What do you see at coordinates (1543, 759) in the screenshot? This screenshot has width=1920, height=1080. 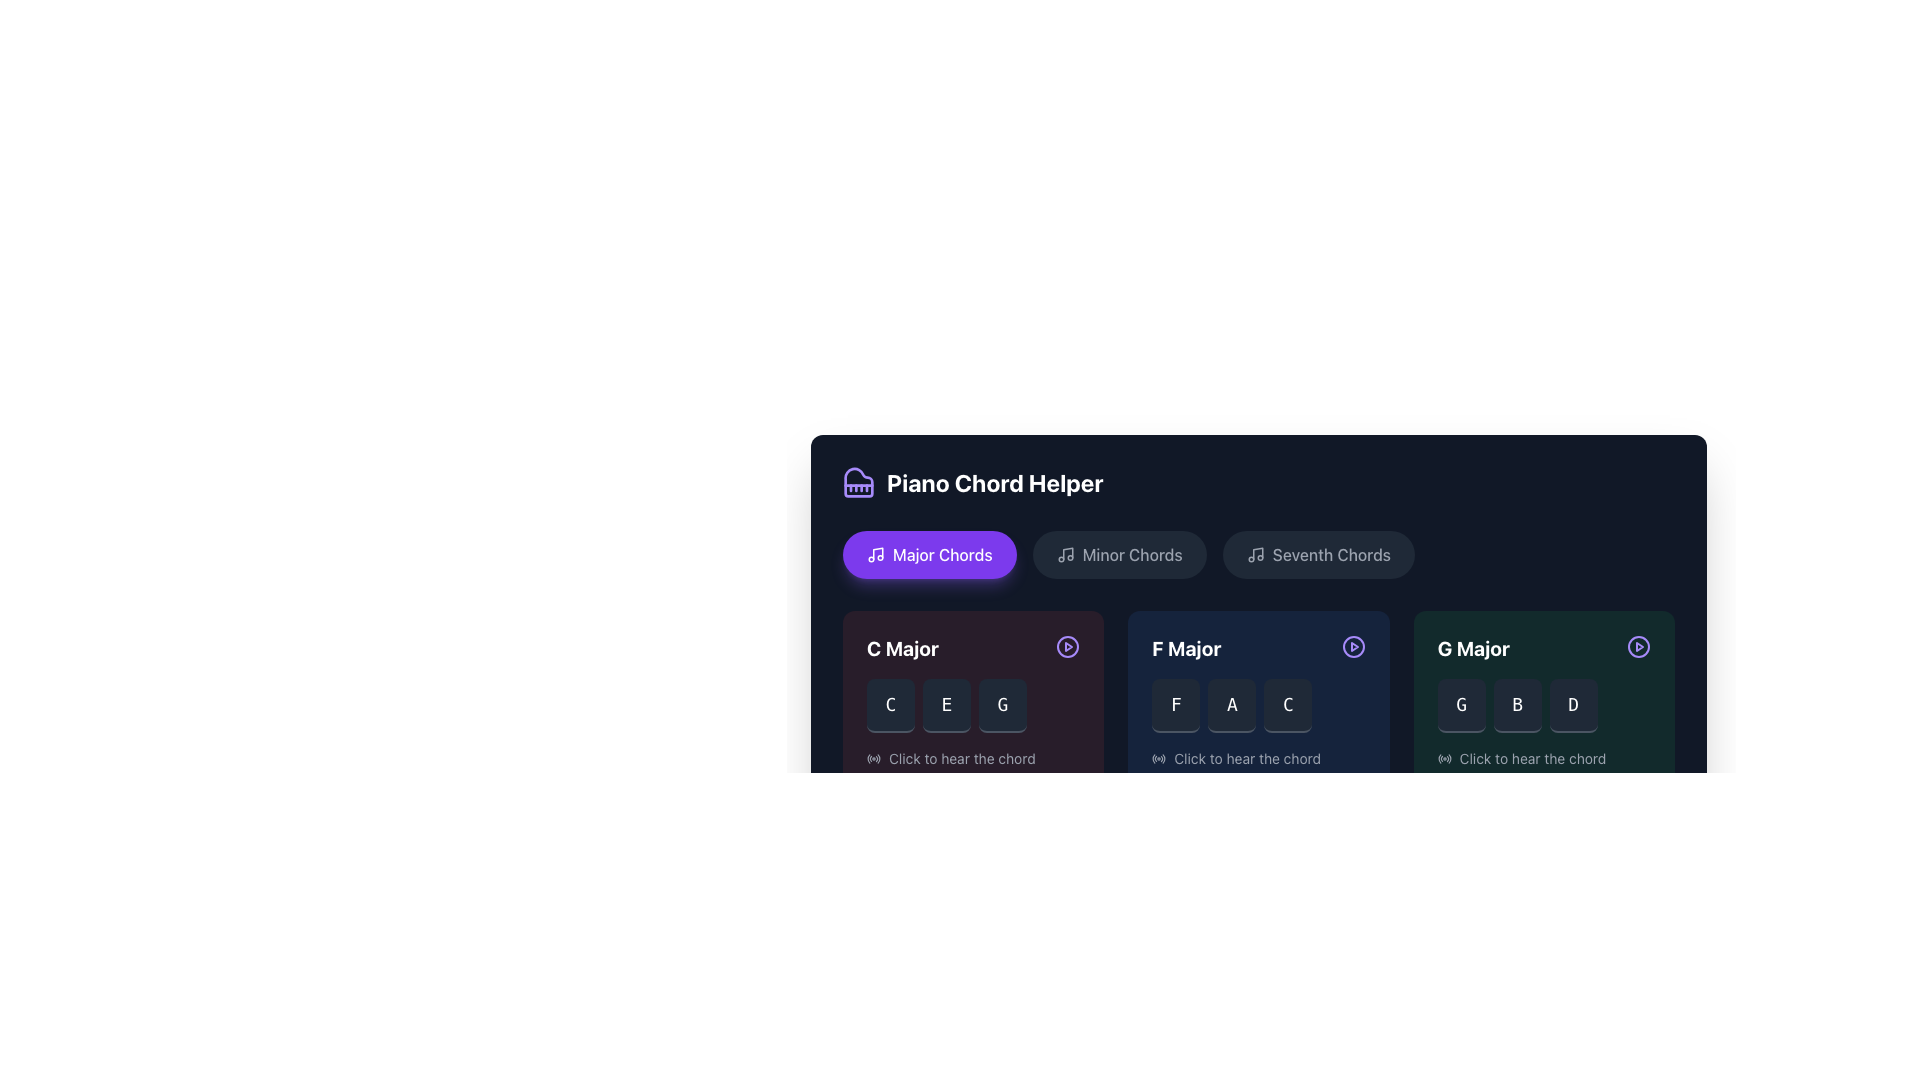 I see `the informational text label indicating that clicking will play or hear the chord, located beneath the G Major chord notes 'G', 'B', 'D'` at bounding box center [1543, 759].